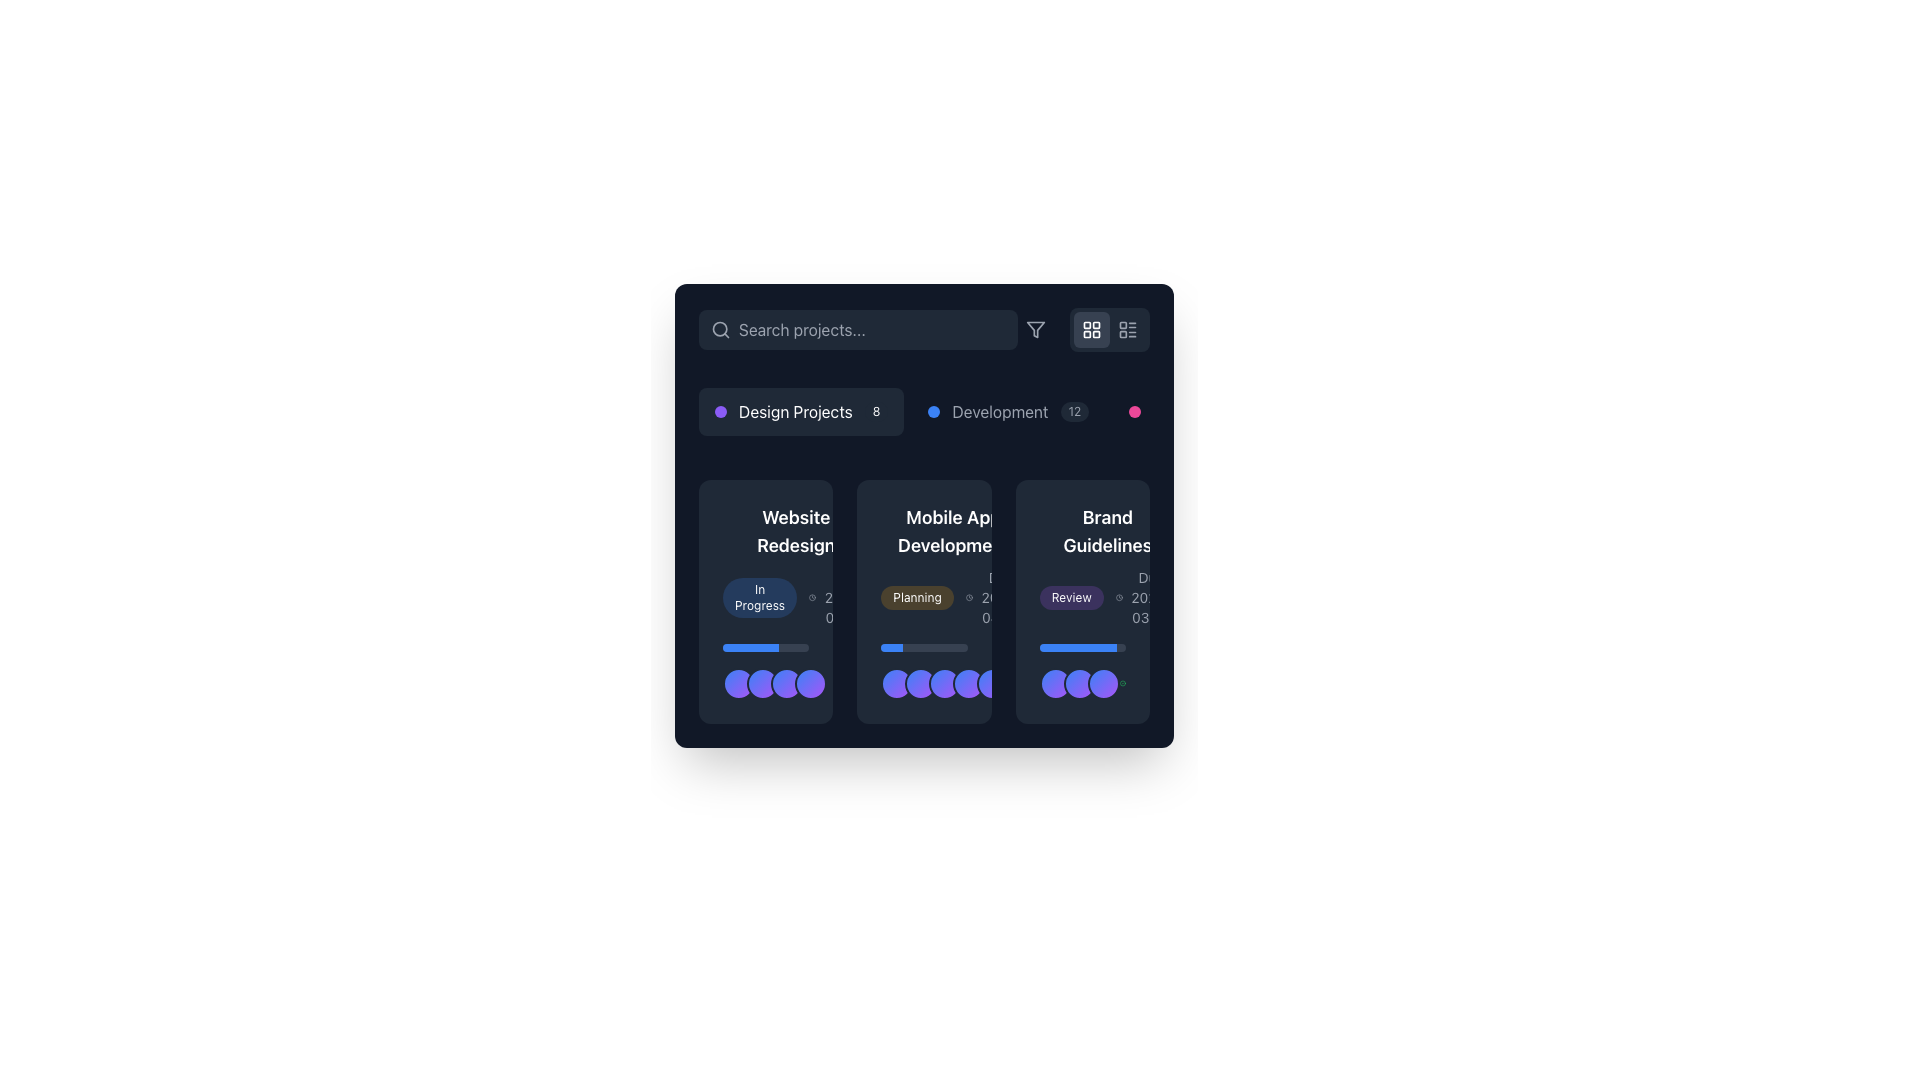 This screenshot has height=1080, width=1920. Describe the element at coordinates (1128, 329) in the screenshot. I see `the toggle view layout button located in the top-right corner of the interface, which is the second icon in a side-by-side arrangement of two buttons` at that location.